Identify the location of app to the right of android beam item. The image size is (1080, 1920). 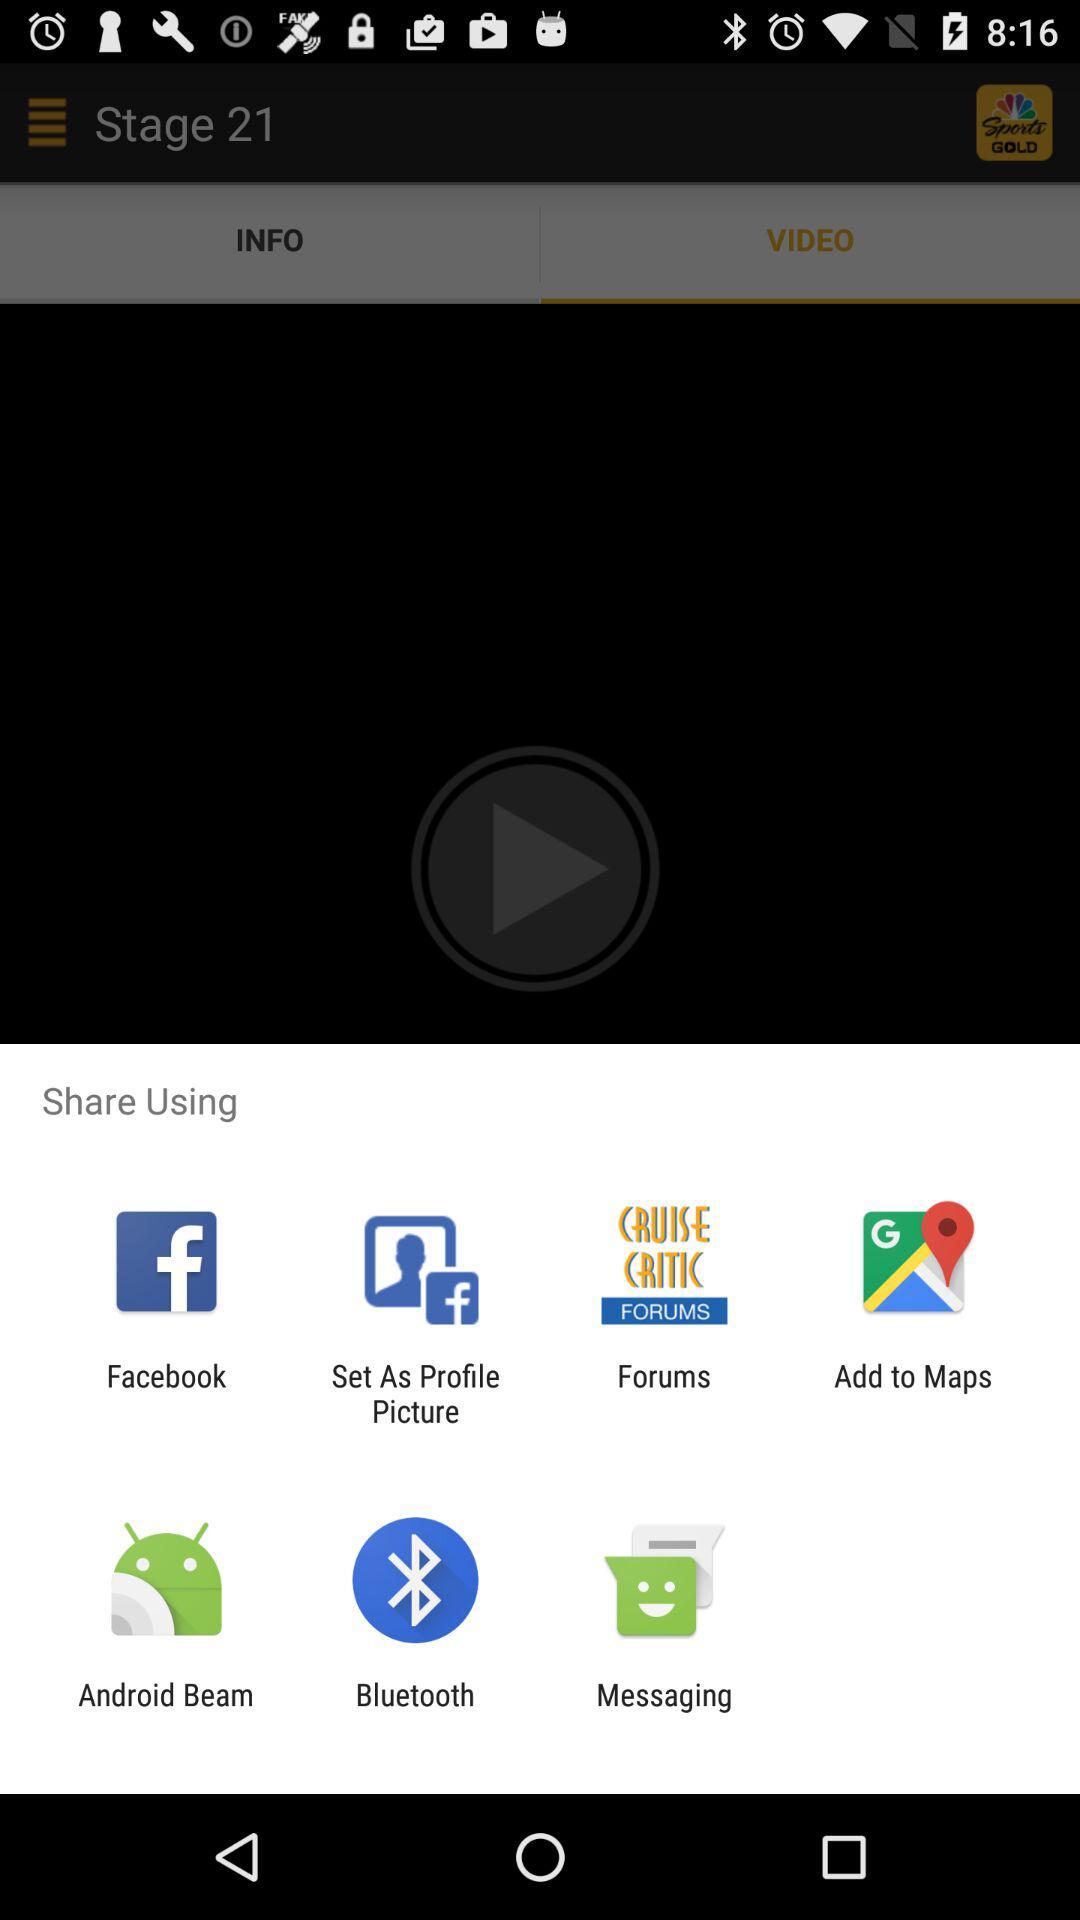
(414, 1711).